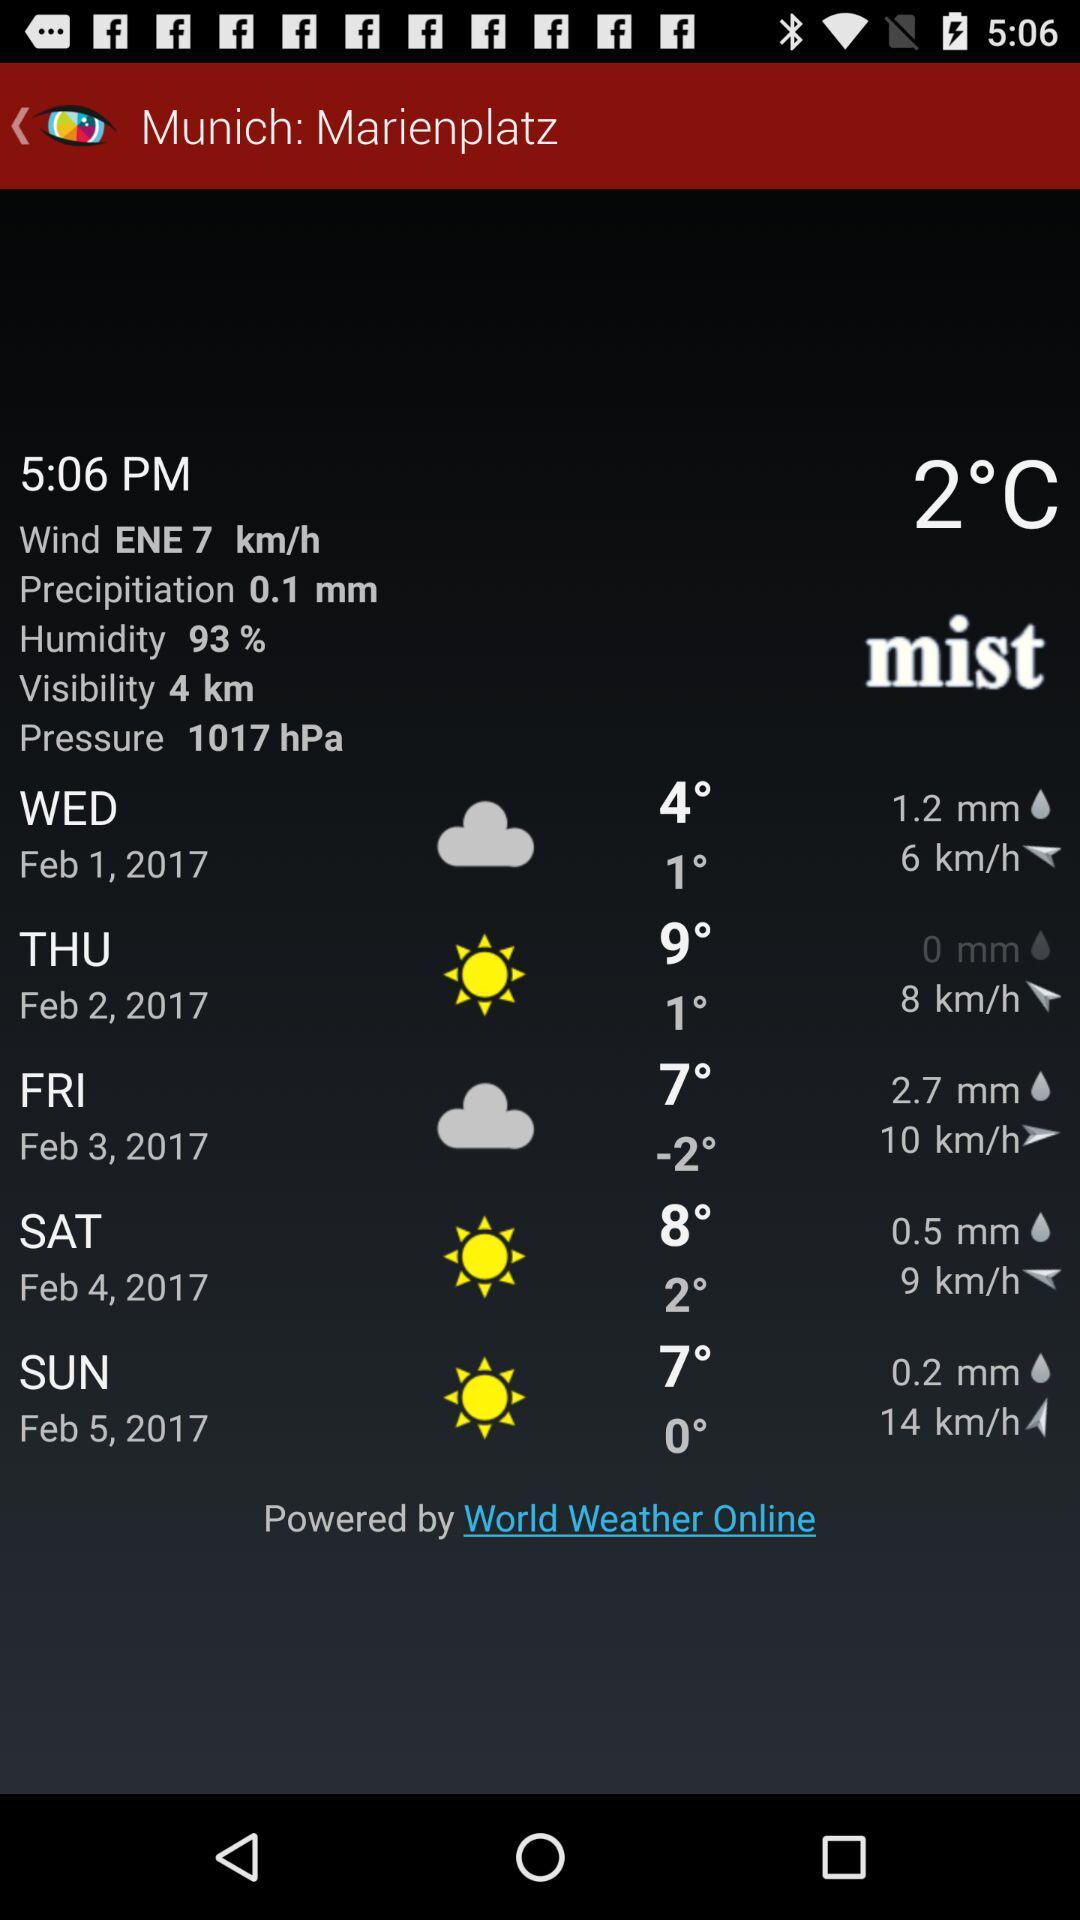 The width and height of the screenshot is (1080, 1920). I want to click on the icon which is next to the 27 mm, so click(1040, 1083).